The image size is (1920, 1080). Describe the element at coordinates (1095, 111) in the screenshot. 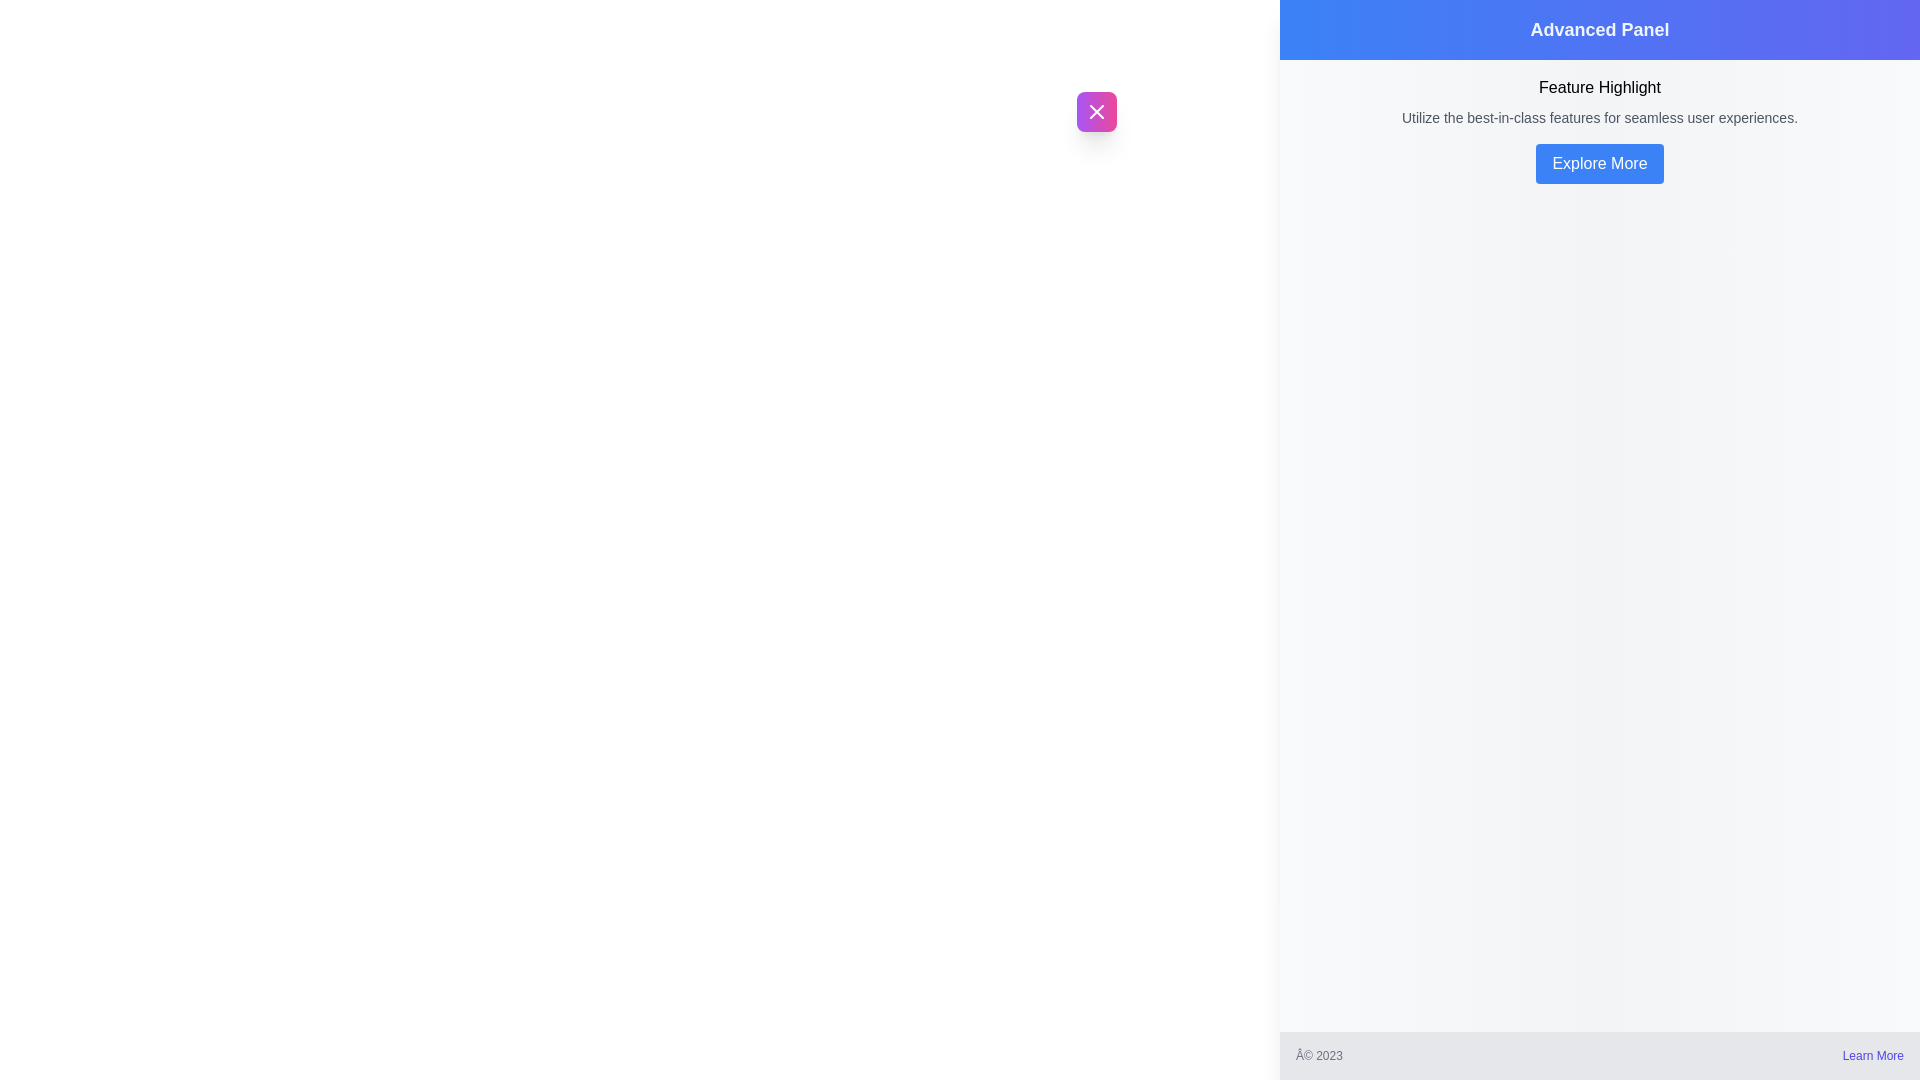

I see `the close button located at the top-right side of the panel to observe any hover effects` at that location.